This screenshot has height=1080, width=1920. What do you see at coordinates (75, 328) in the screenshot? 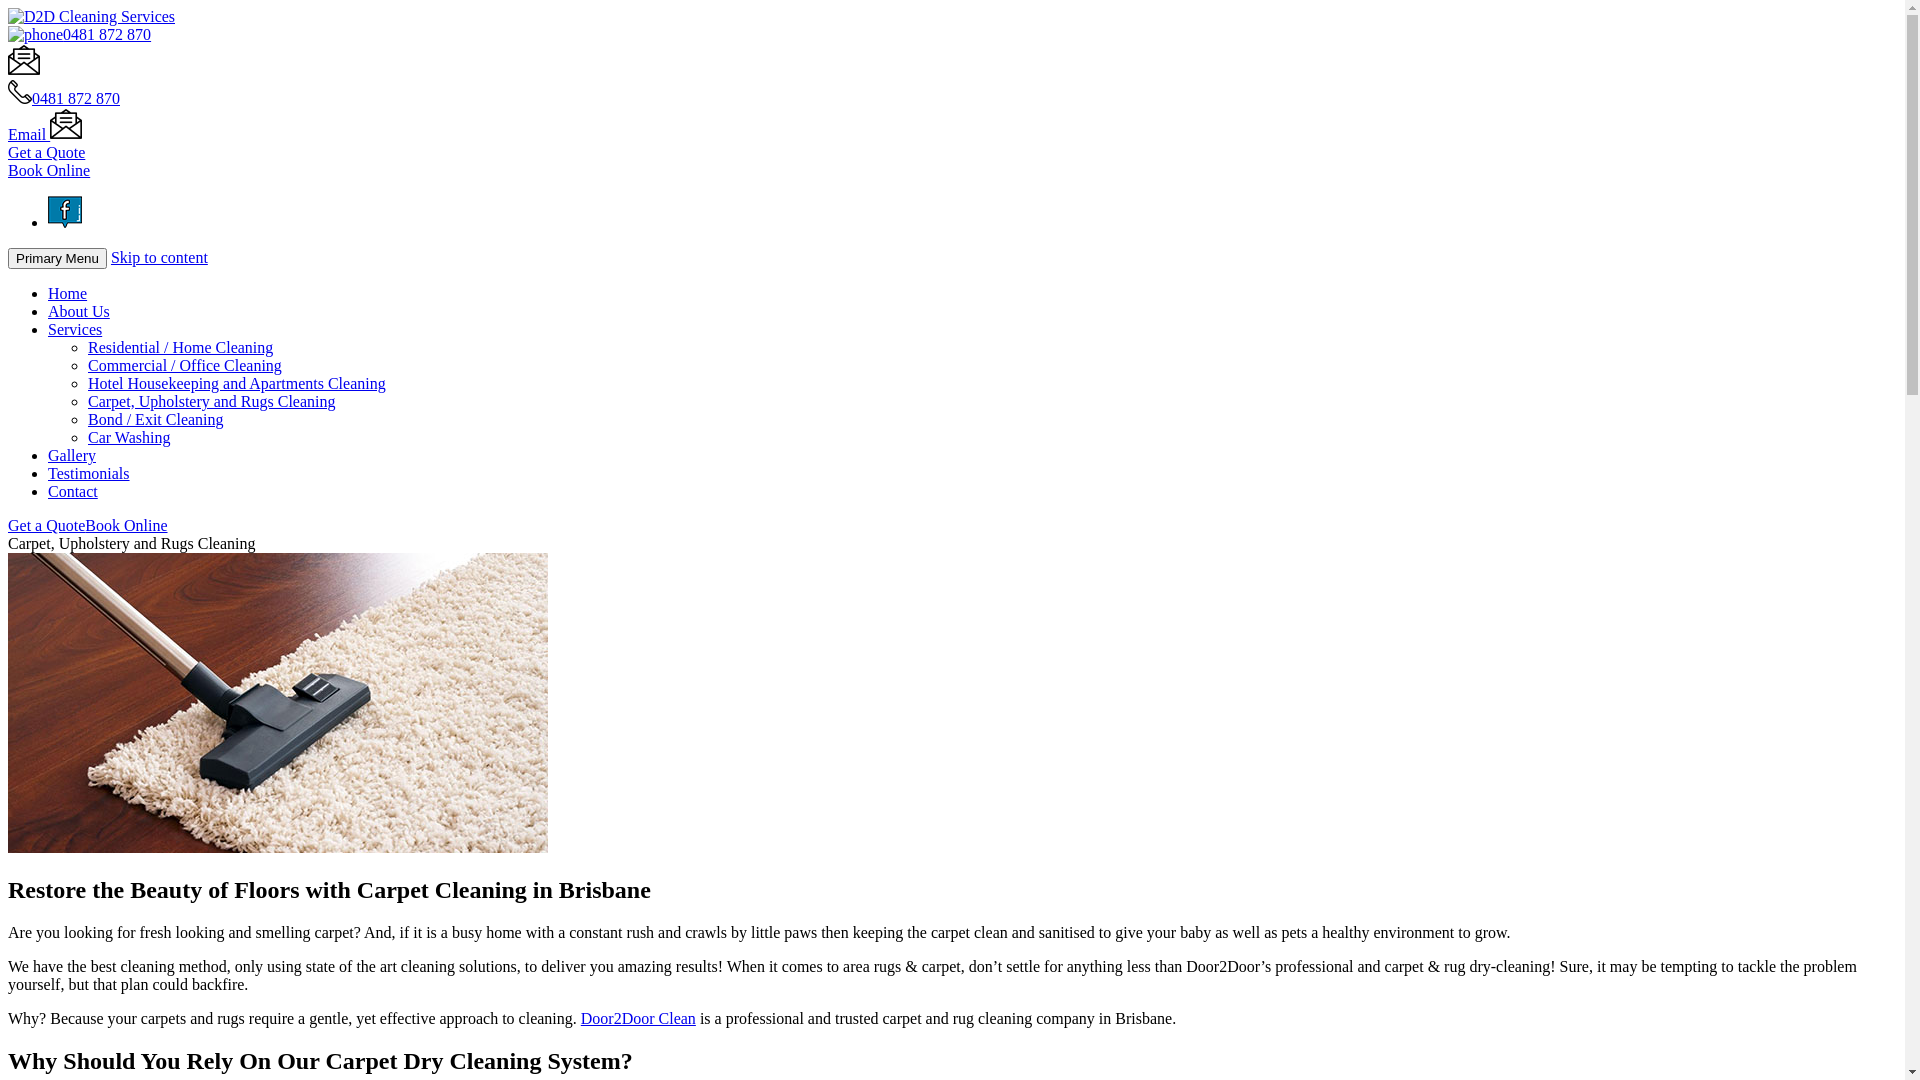
I see `'Services'` at bounding box center [75, 328].